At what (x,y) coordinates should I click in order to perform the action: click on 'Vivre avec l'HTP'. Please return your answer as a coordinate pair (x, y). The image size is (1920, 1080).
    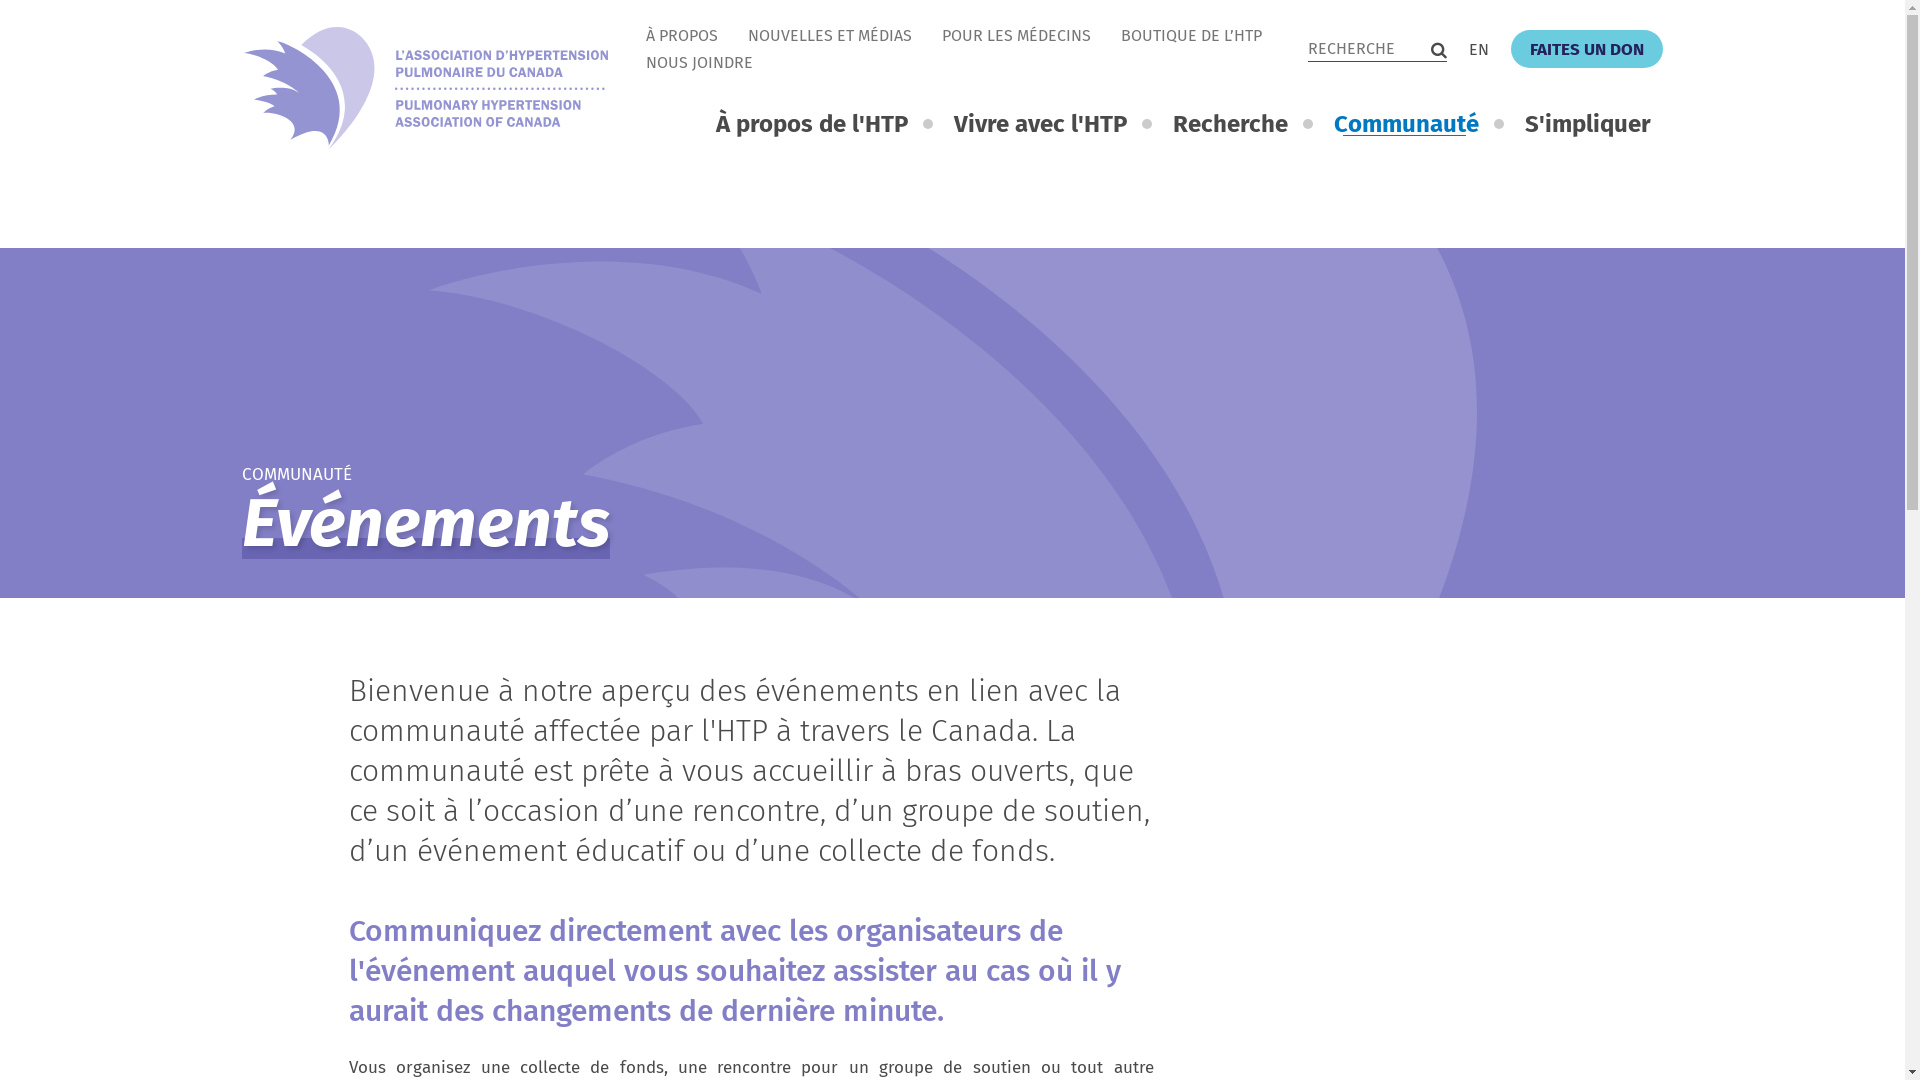
    Looking at the image, I should click on (1051, 123).